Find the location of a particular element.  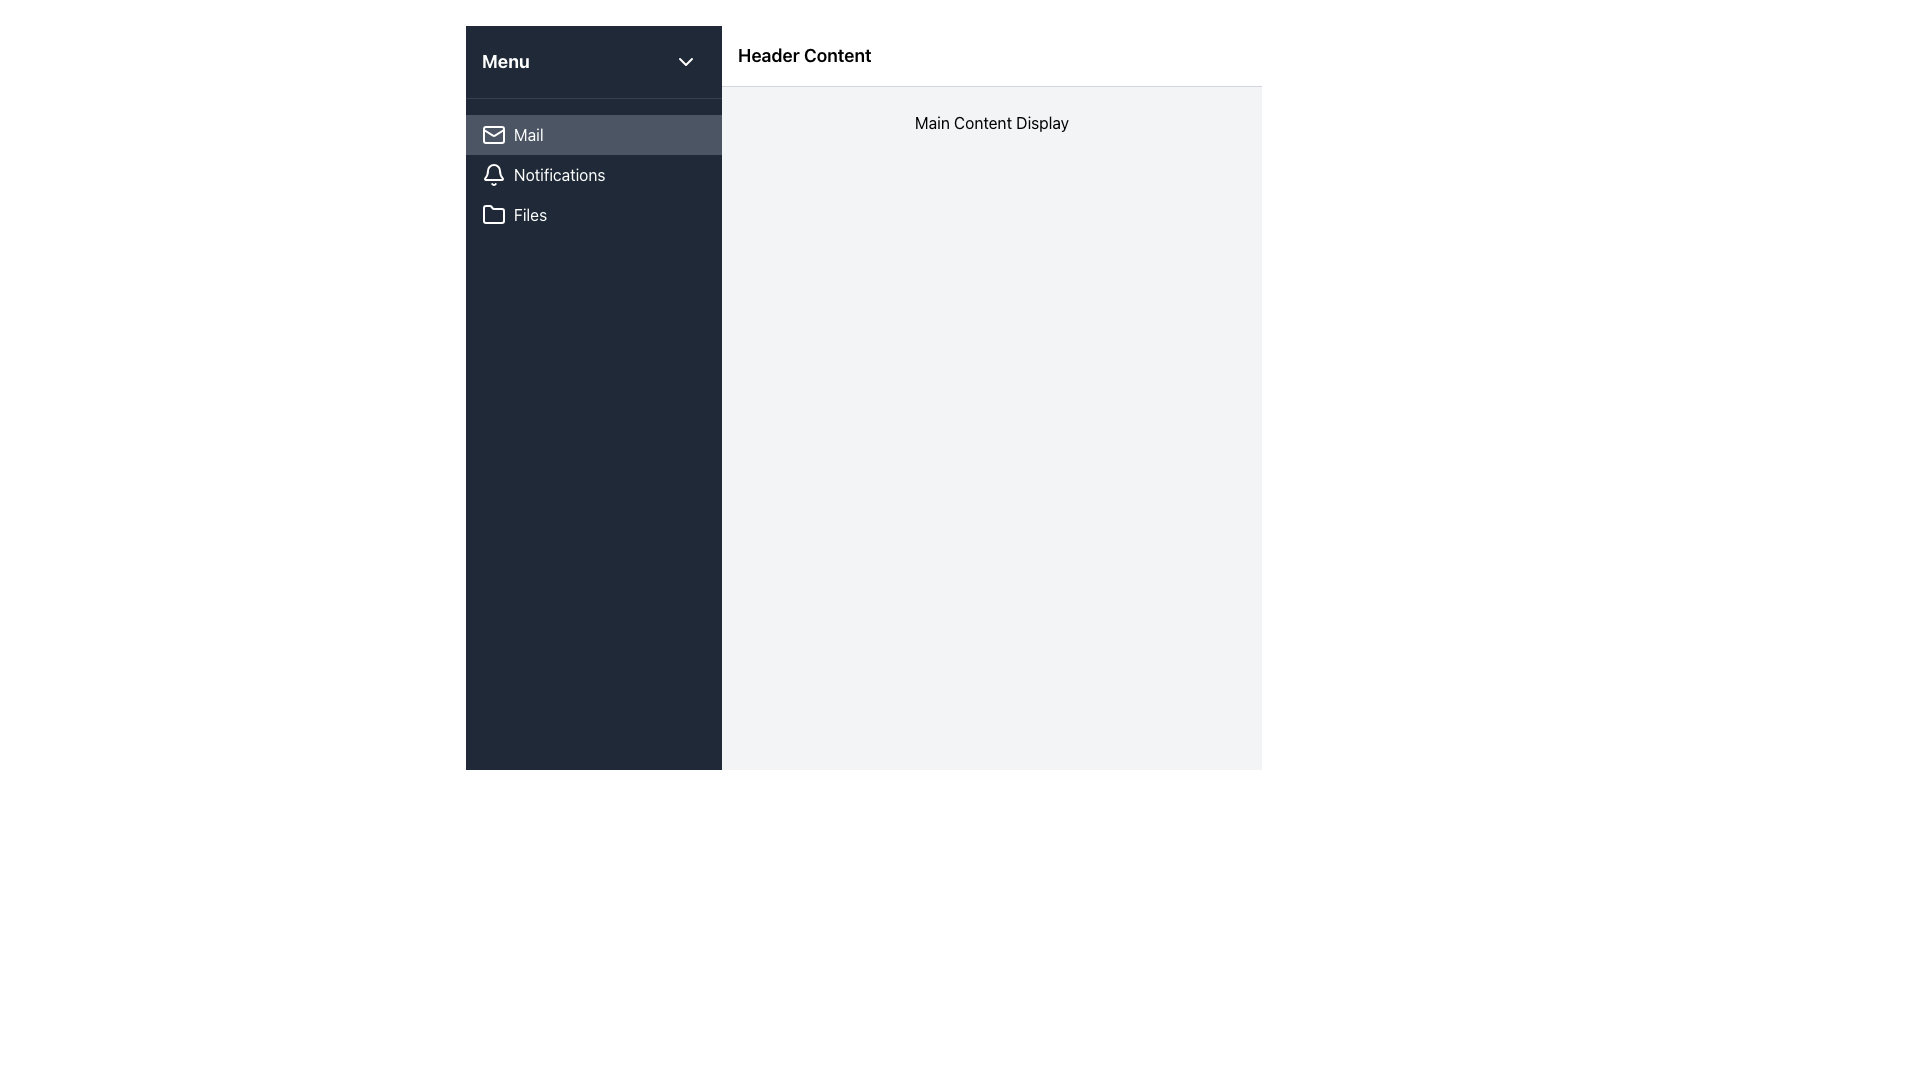

the folder icon in the sidebar menu that represents the 'Files' section, located between 'Mail' and 'Notifications' is located at coordinates (494, 214).